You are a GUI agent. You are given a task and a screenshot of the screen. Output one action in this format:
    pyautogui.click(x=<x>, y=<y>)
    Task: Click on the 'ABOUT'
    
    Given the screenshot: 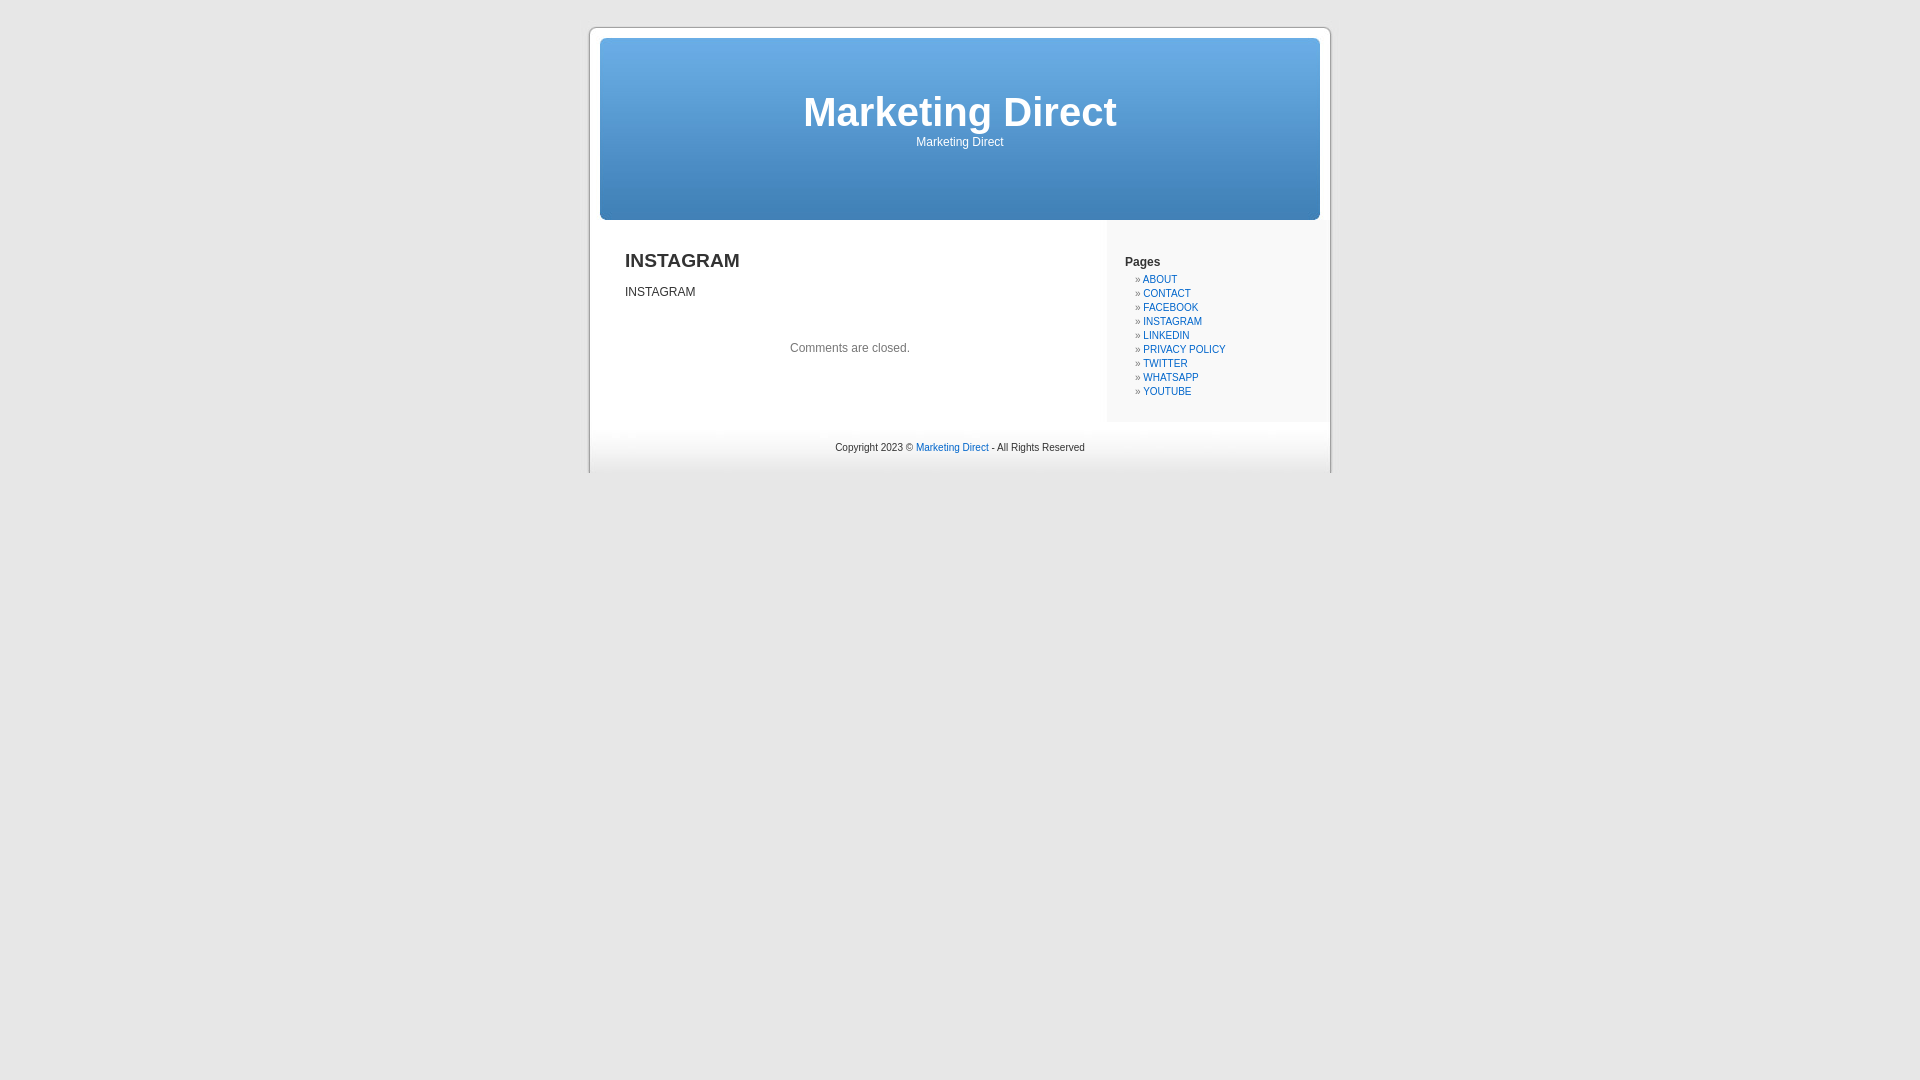 What is the action you would take?
    pyautogui.click(x=1160, y=279)
    